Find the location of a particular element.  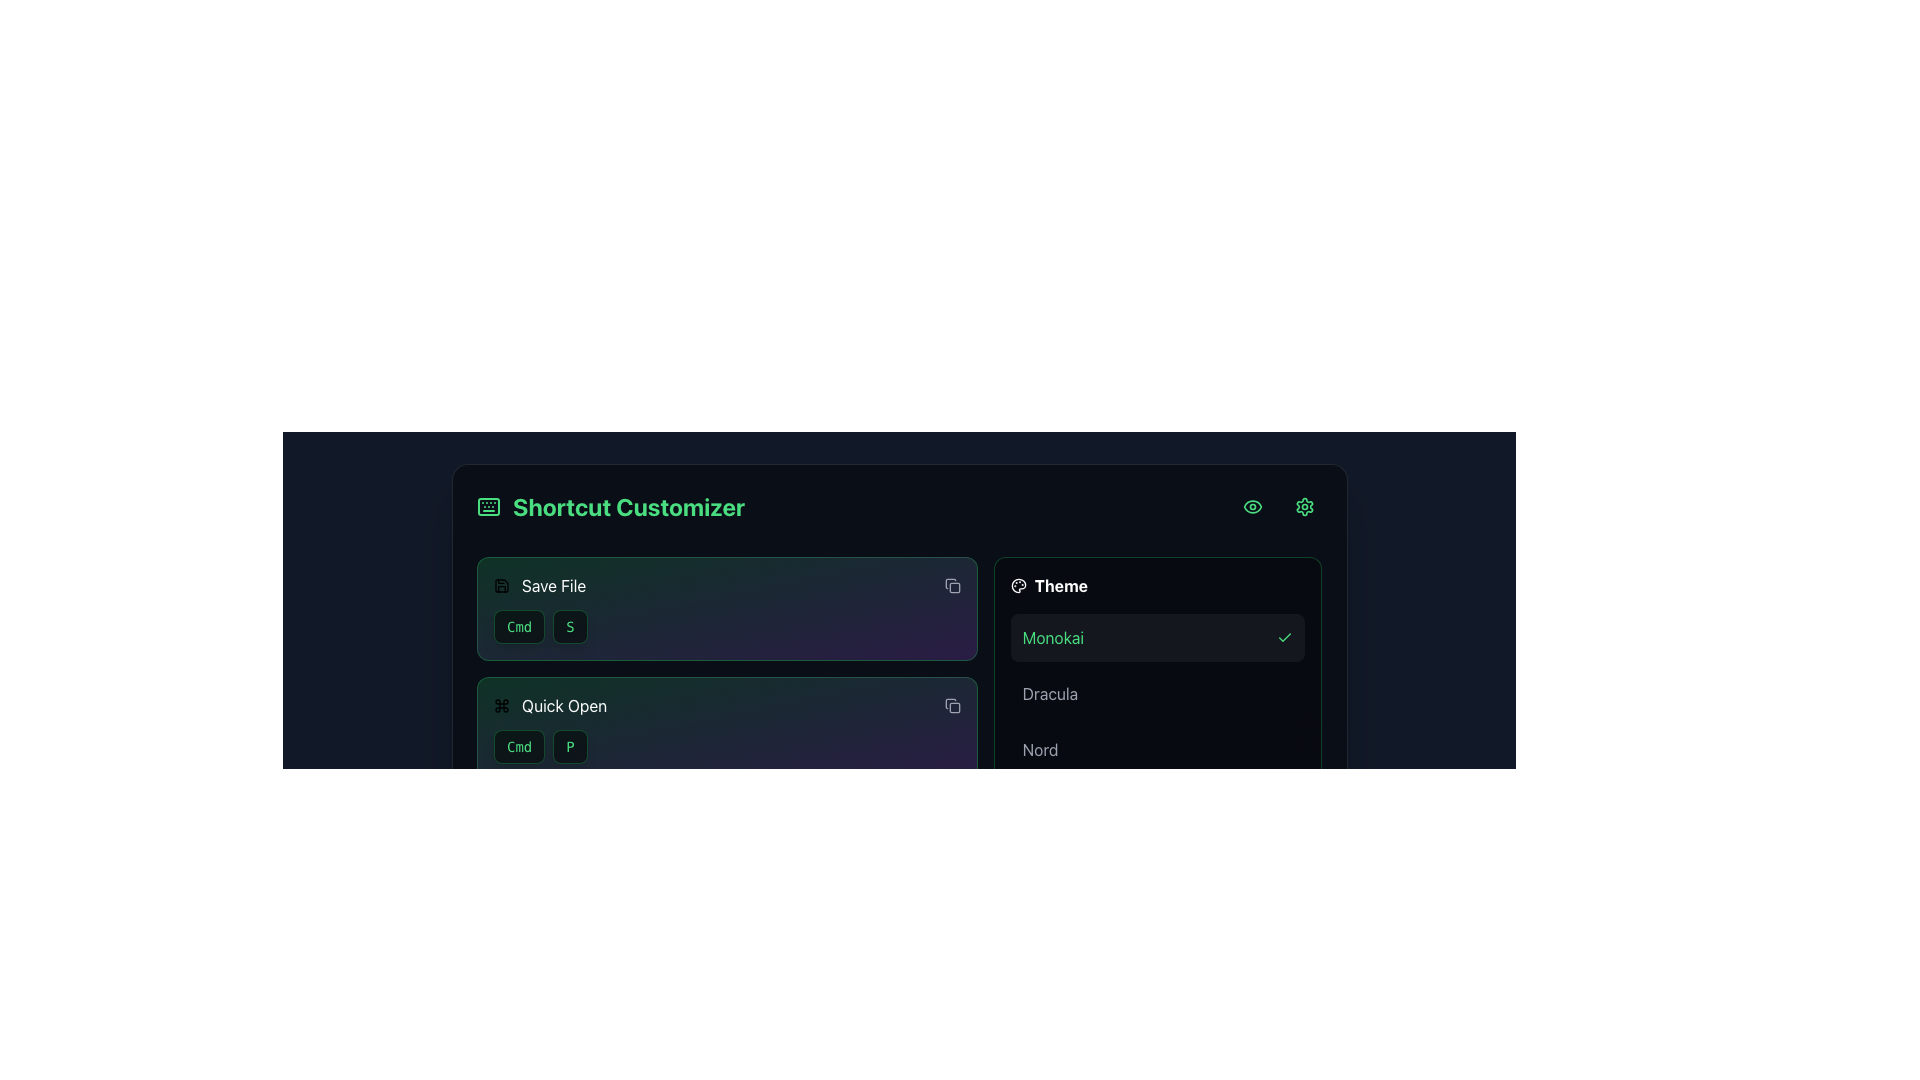

the non-interactive label with a floppy disk icon and the text 'Save File', positioned under the 'Shortcut Customizer' header, and above the 'Quick Open' entry is located at coordinates (539, 585).